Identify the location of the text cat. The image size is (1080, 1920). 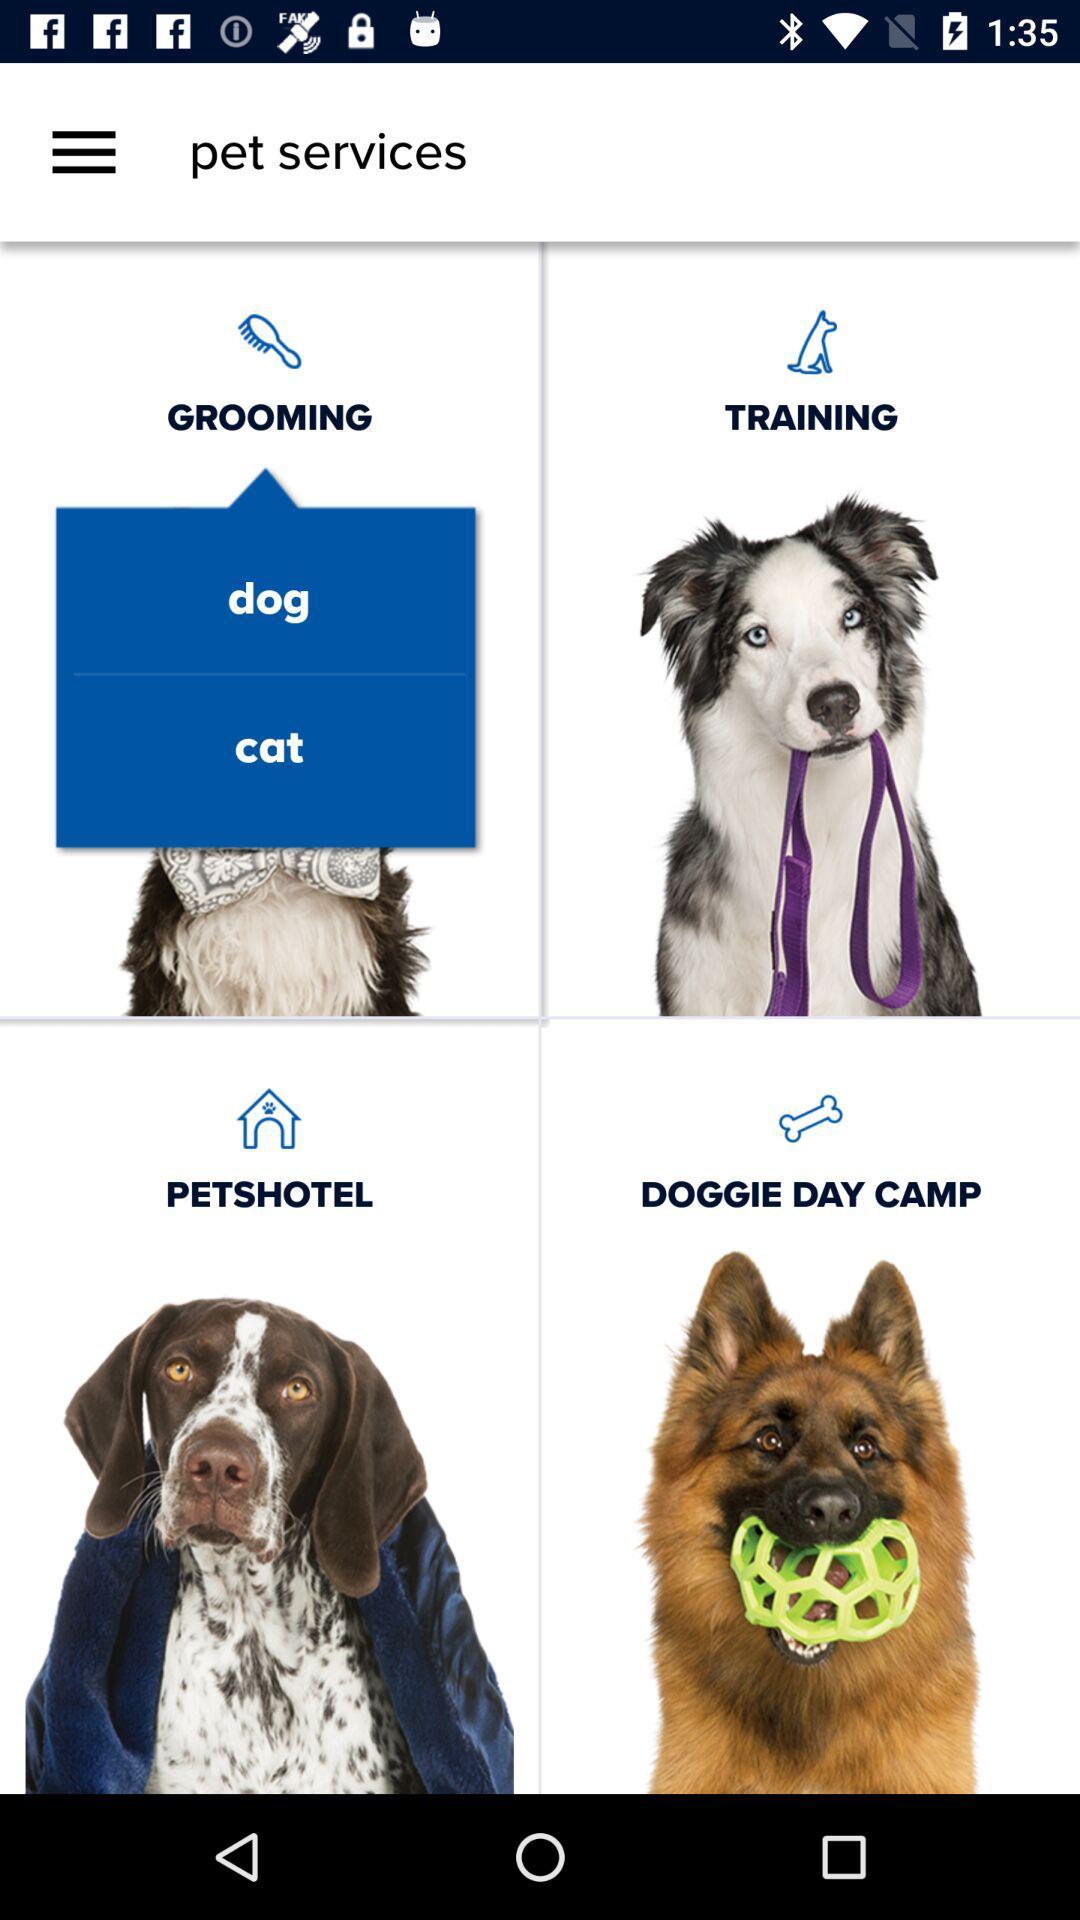
(268, 747).